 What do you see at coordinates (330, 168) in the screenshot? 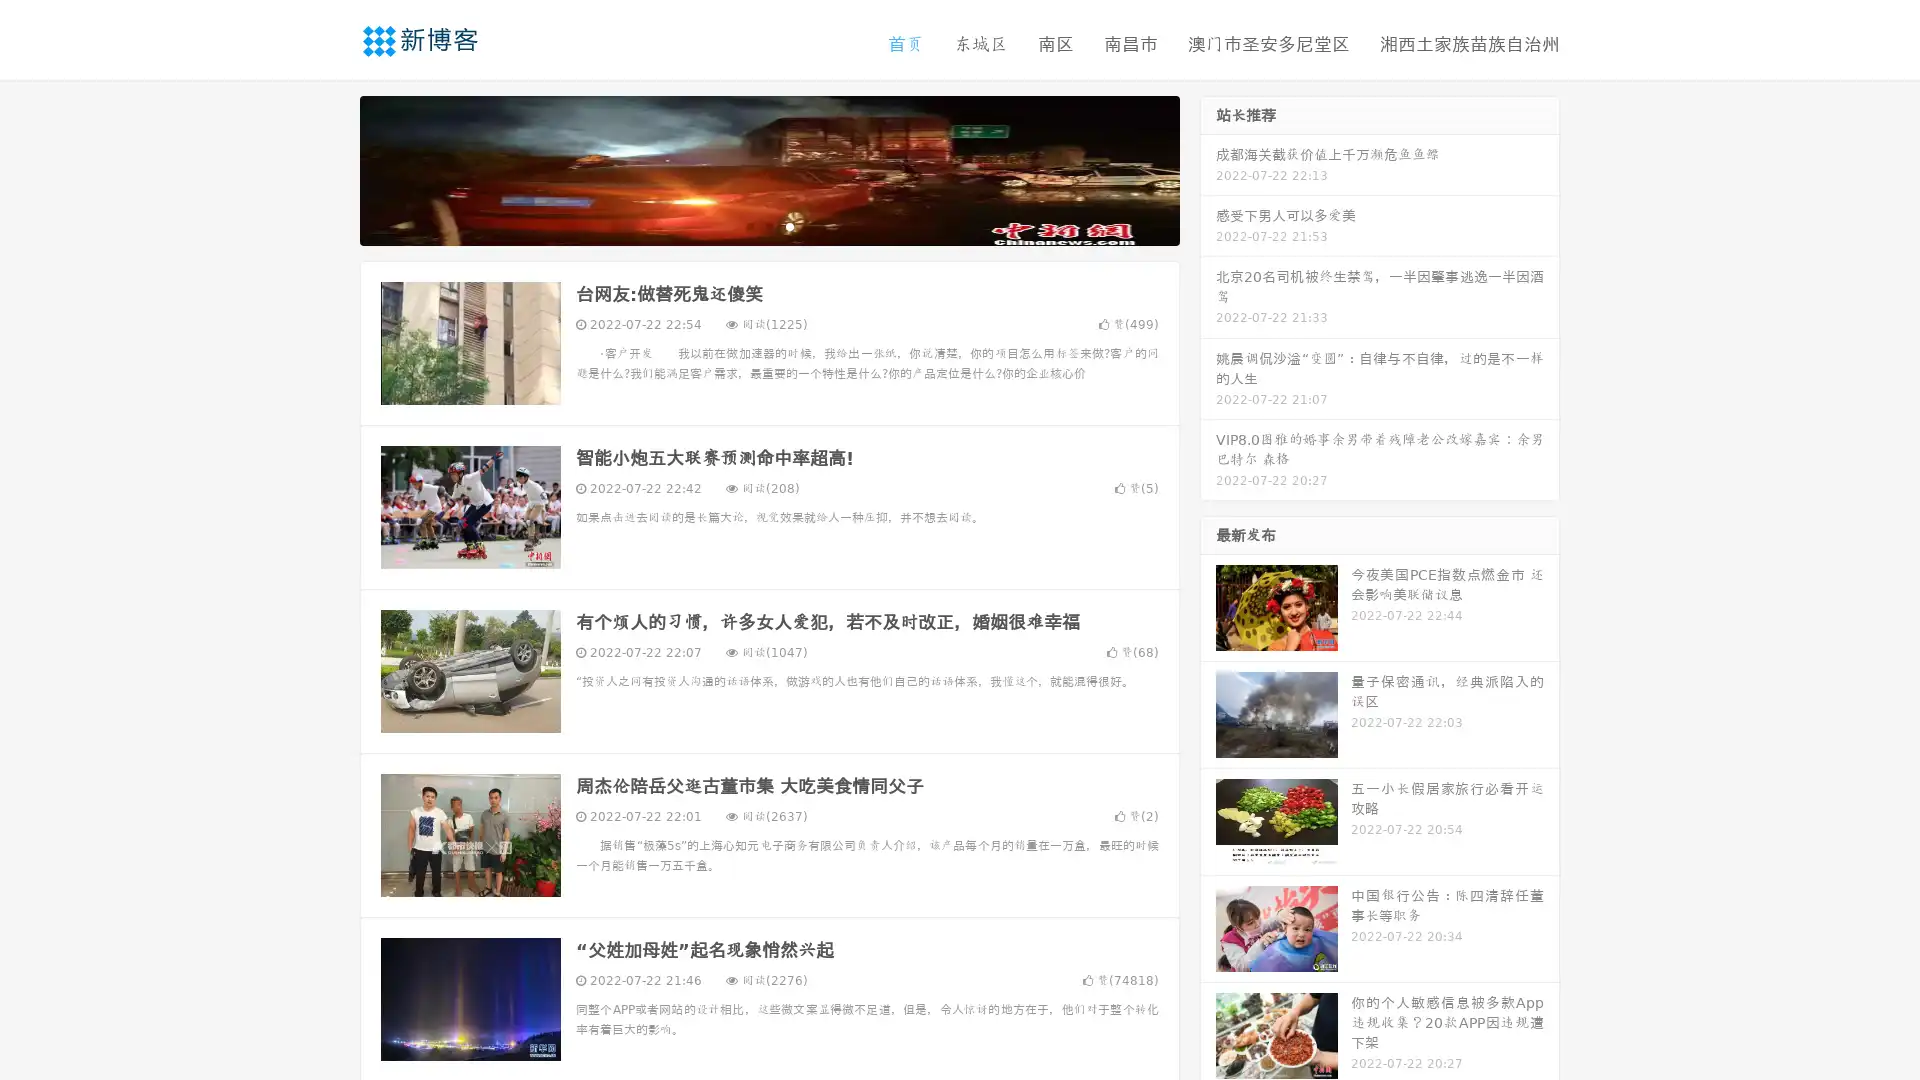
I see `Previous slide` at bounding box center [330, 168].